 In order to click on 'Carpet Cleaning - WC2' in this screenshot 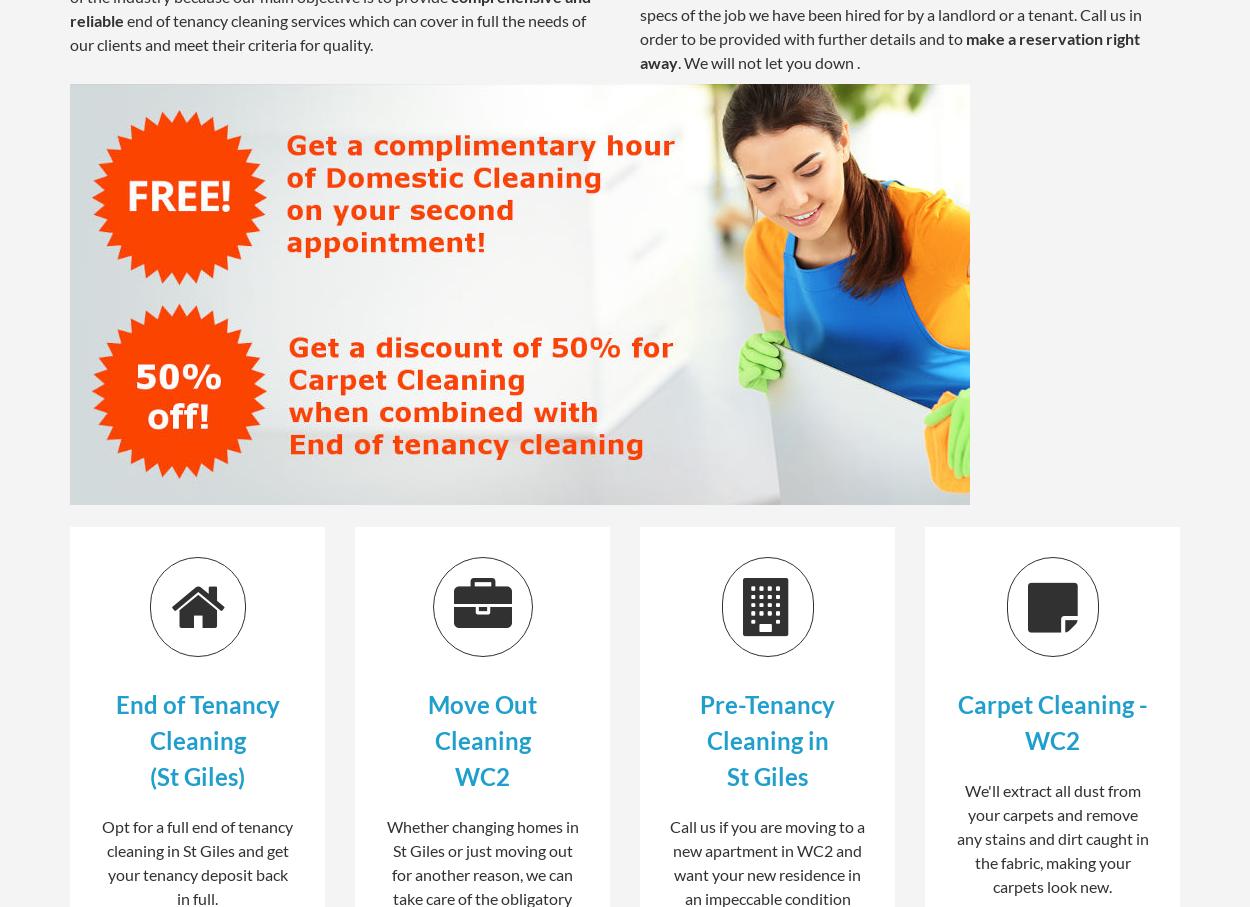, I will do `click(1052, 721)`.